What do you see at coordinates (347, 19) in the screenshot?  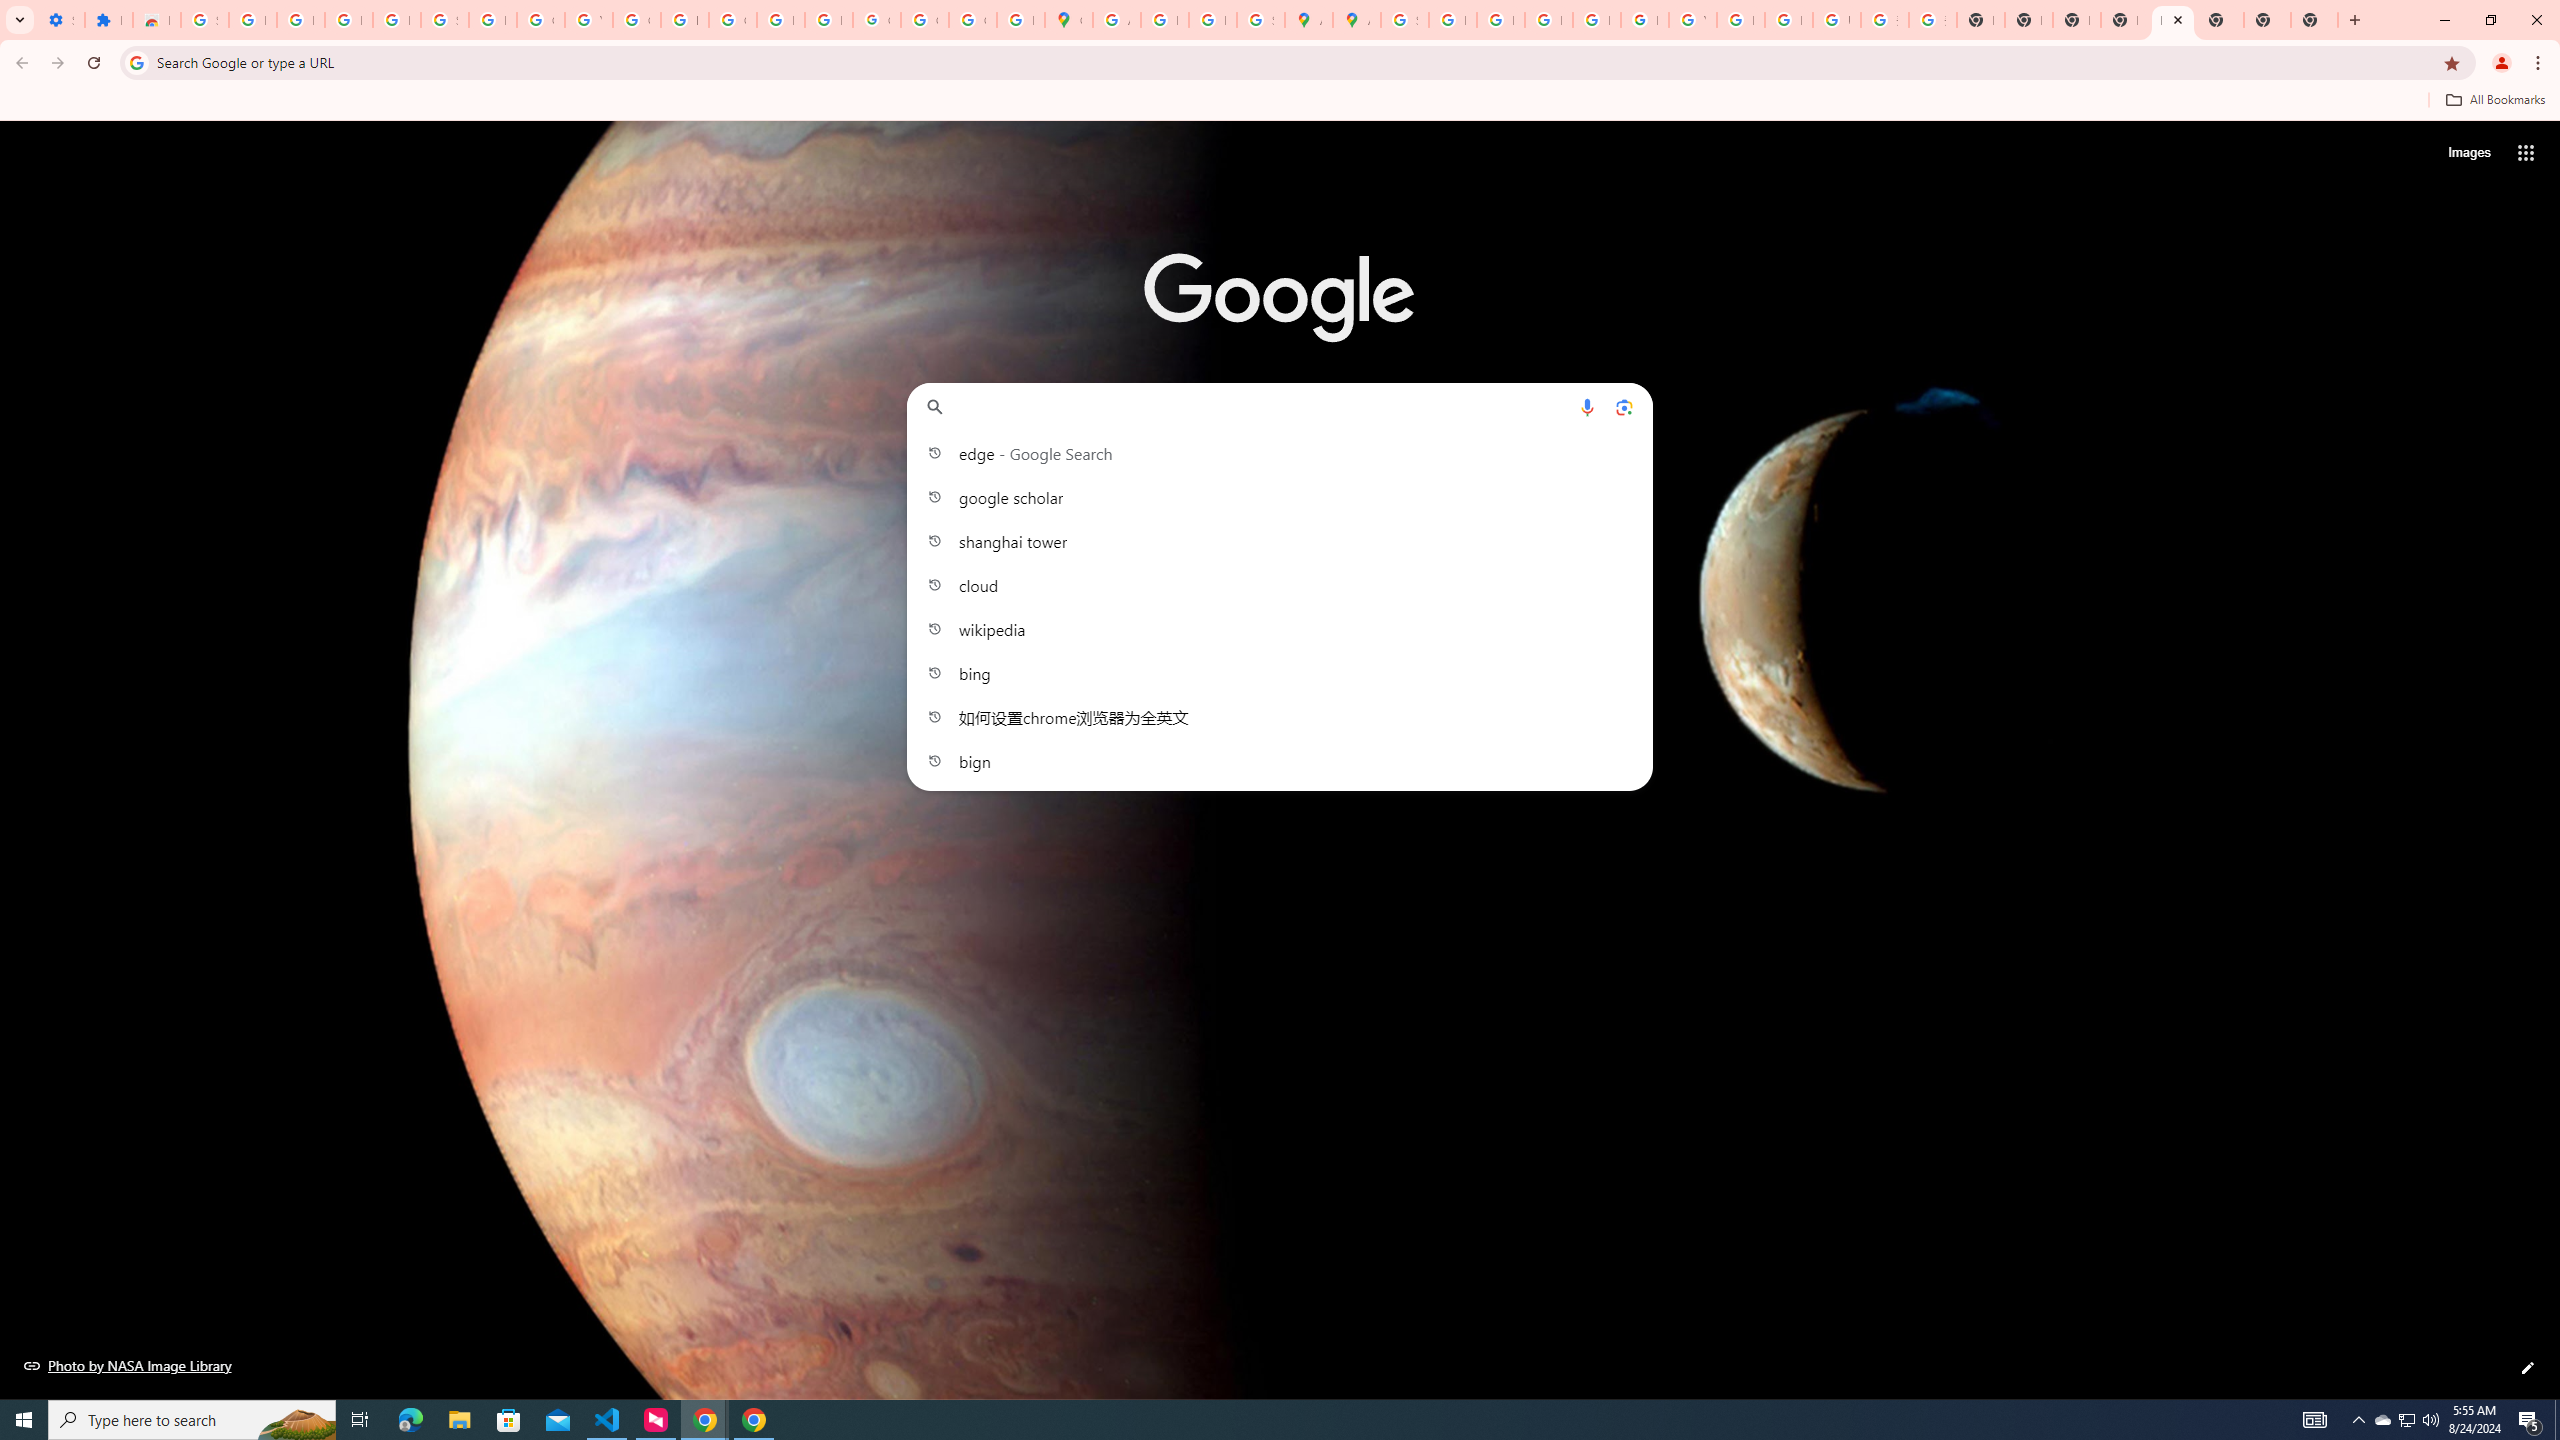 I see `'Learn how to find your photos - Google Photos Help'` at bounding box center [347, 19].